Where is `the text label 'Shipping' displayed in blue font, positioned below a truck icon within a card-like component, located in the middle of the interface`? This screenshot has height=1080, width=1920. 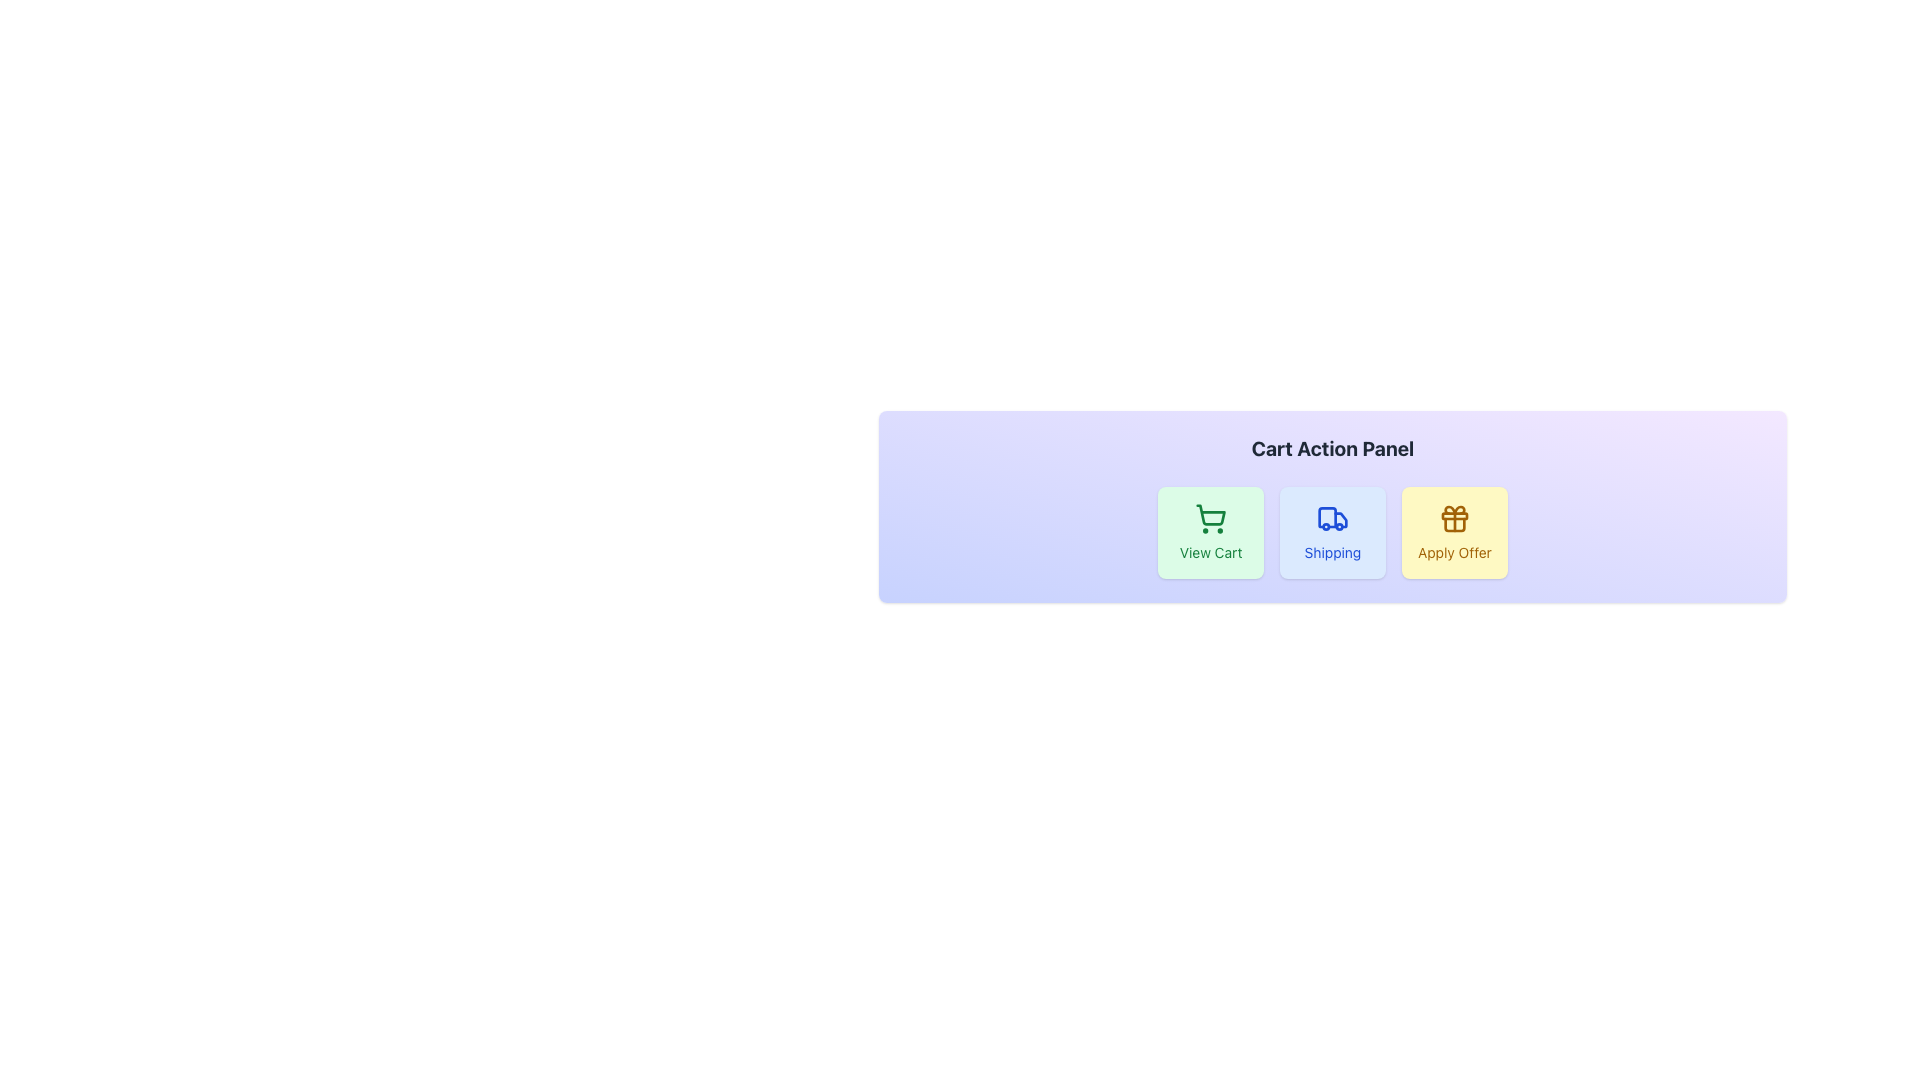
the text label 'Shipping' displayed in blue font, positioned below a truck icon within a card-like component, located in the middle of the interface is located at coordinates (1333, 552).